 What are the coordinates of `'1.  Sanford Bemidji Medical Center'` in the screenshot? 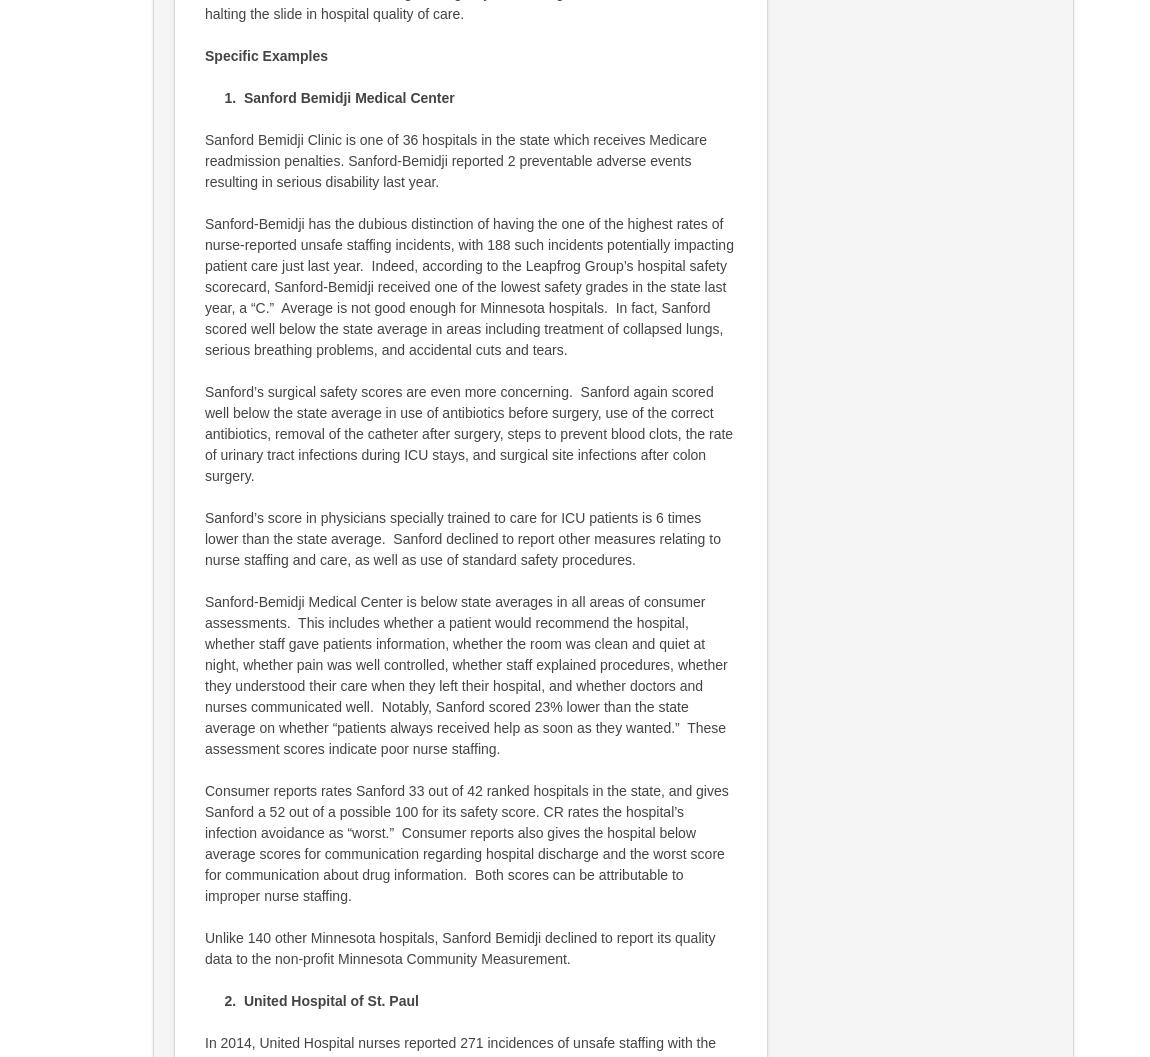 It's located at (204, 96).